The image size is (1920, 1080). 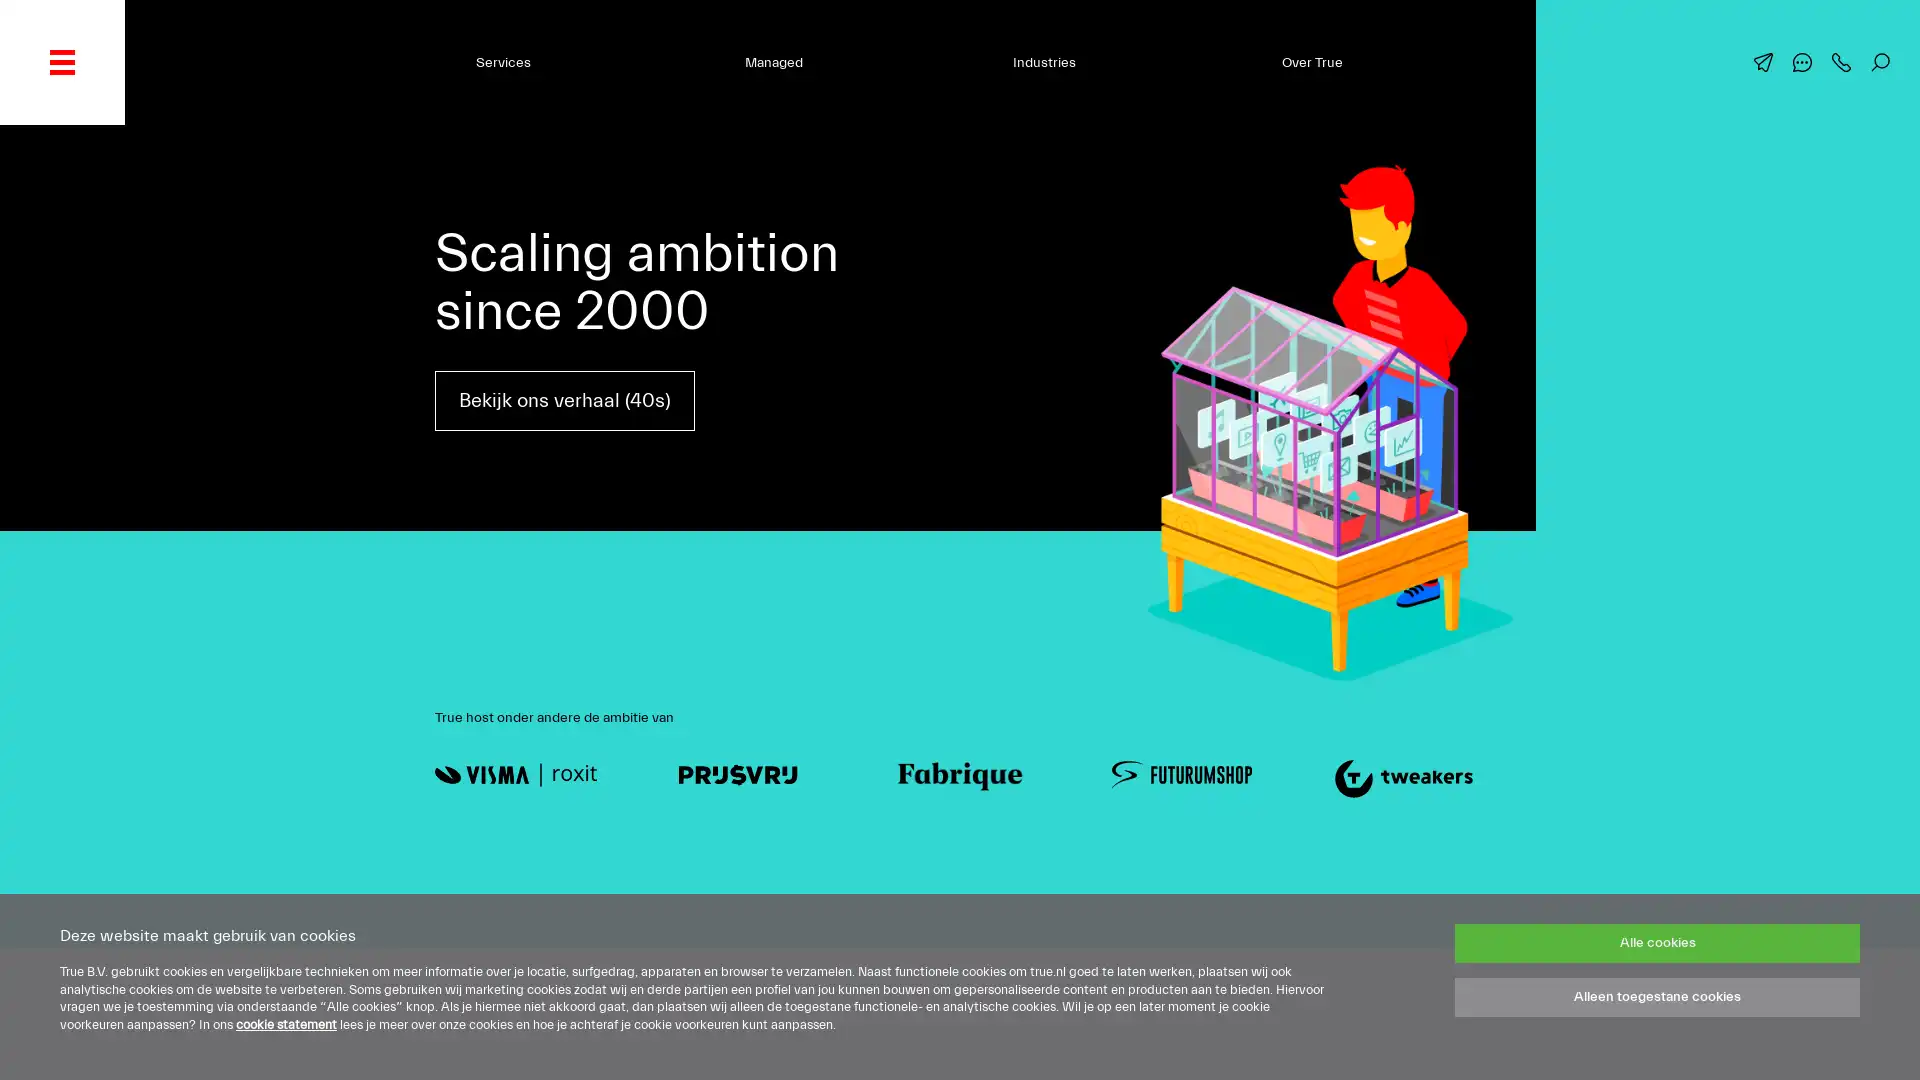 What do you see at coordinates (1812, 61) in the screenshot?
I see `Chat met ons` at bounding box center [1812, 61].